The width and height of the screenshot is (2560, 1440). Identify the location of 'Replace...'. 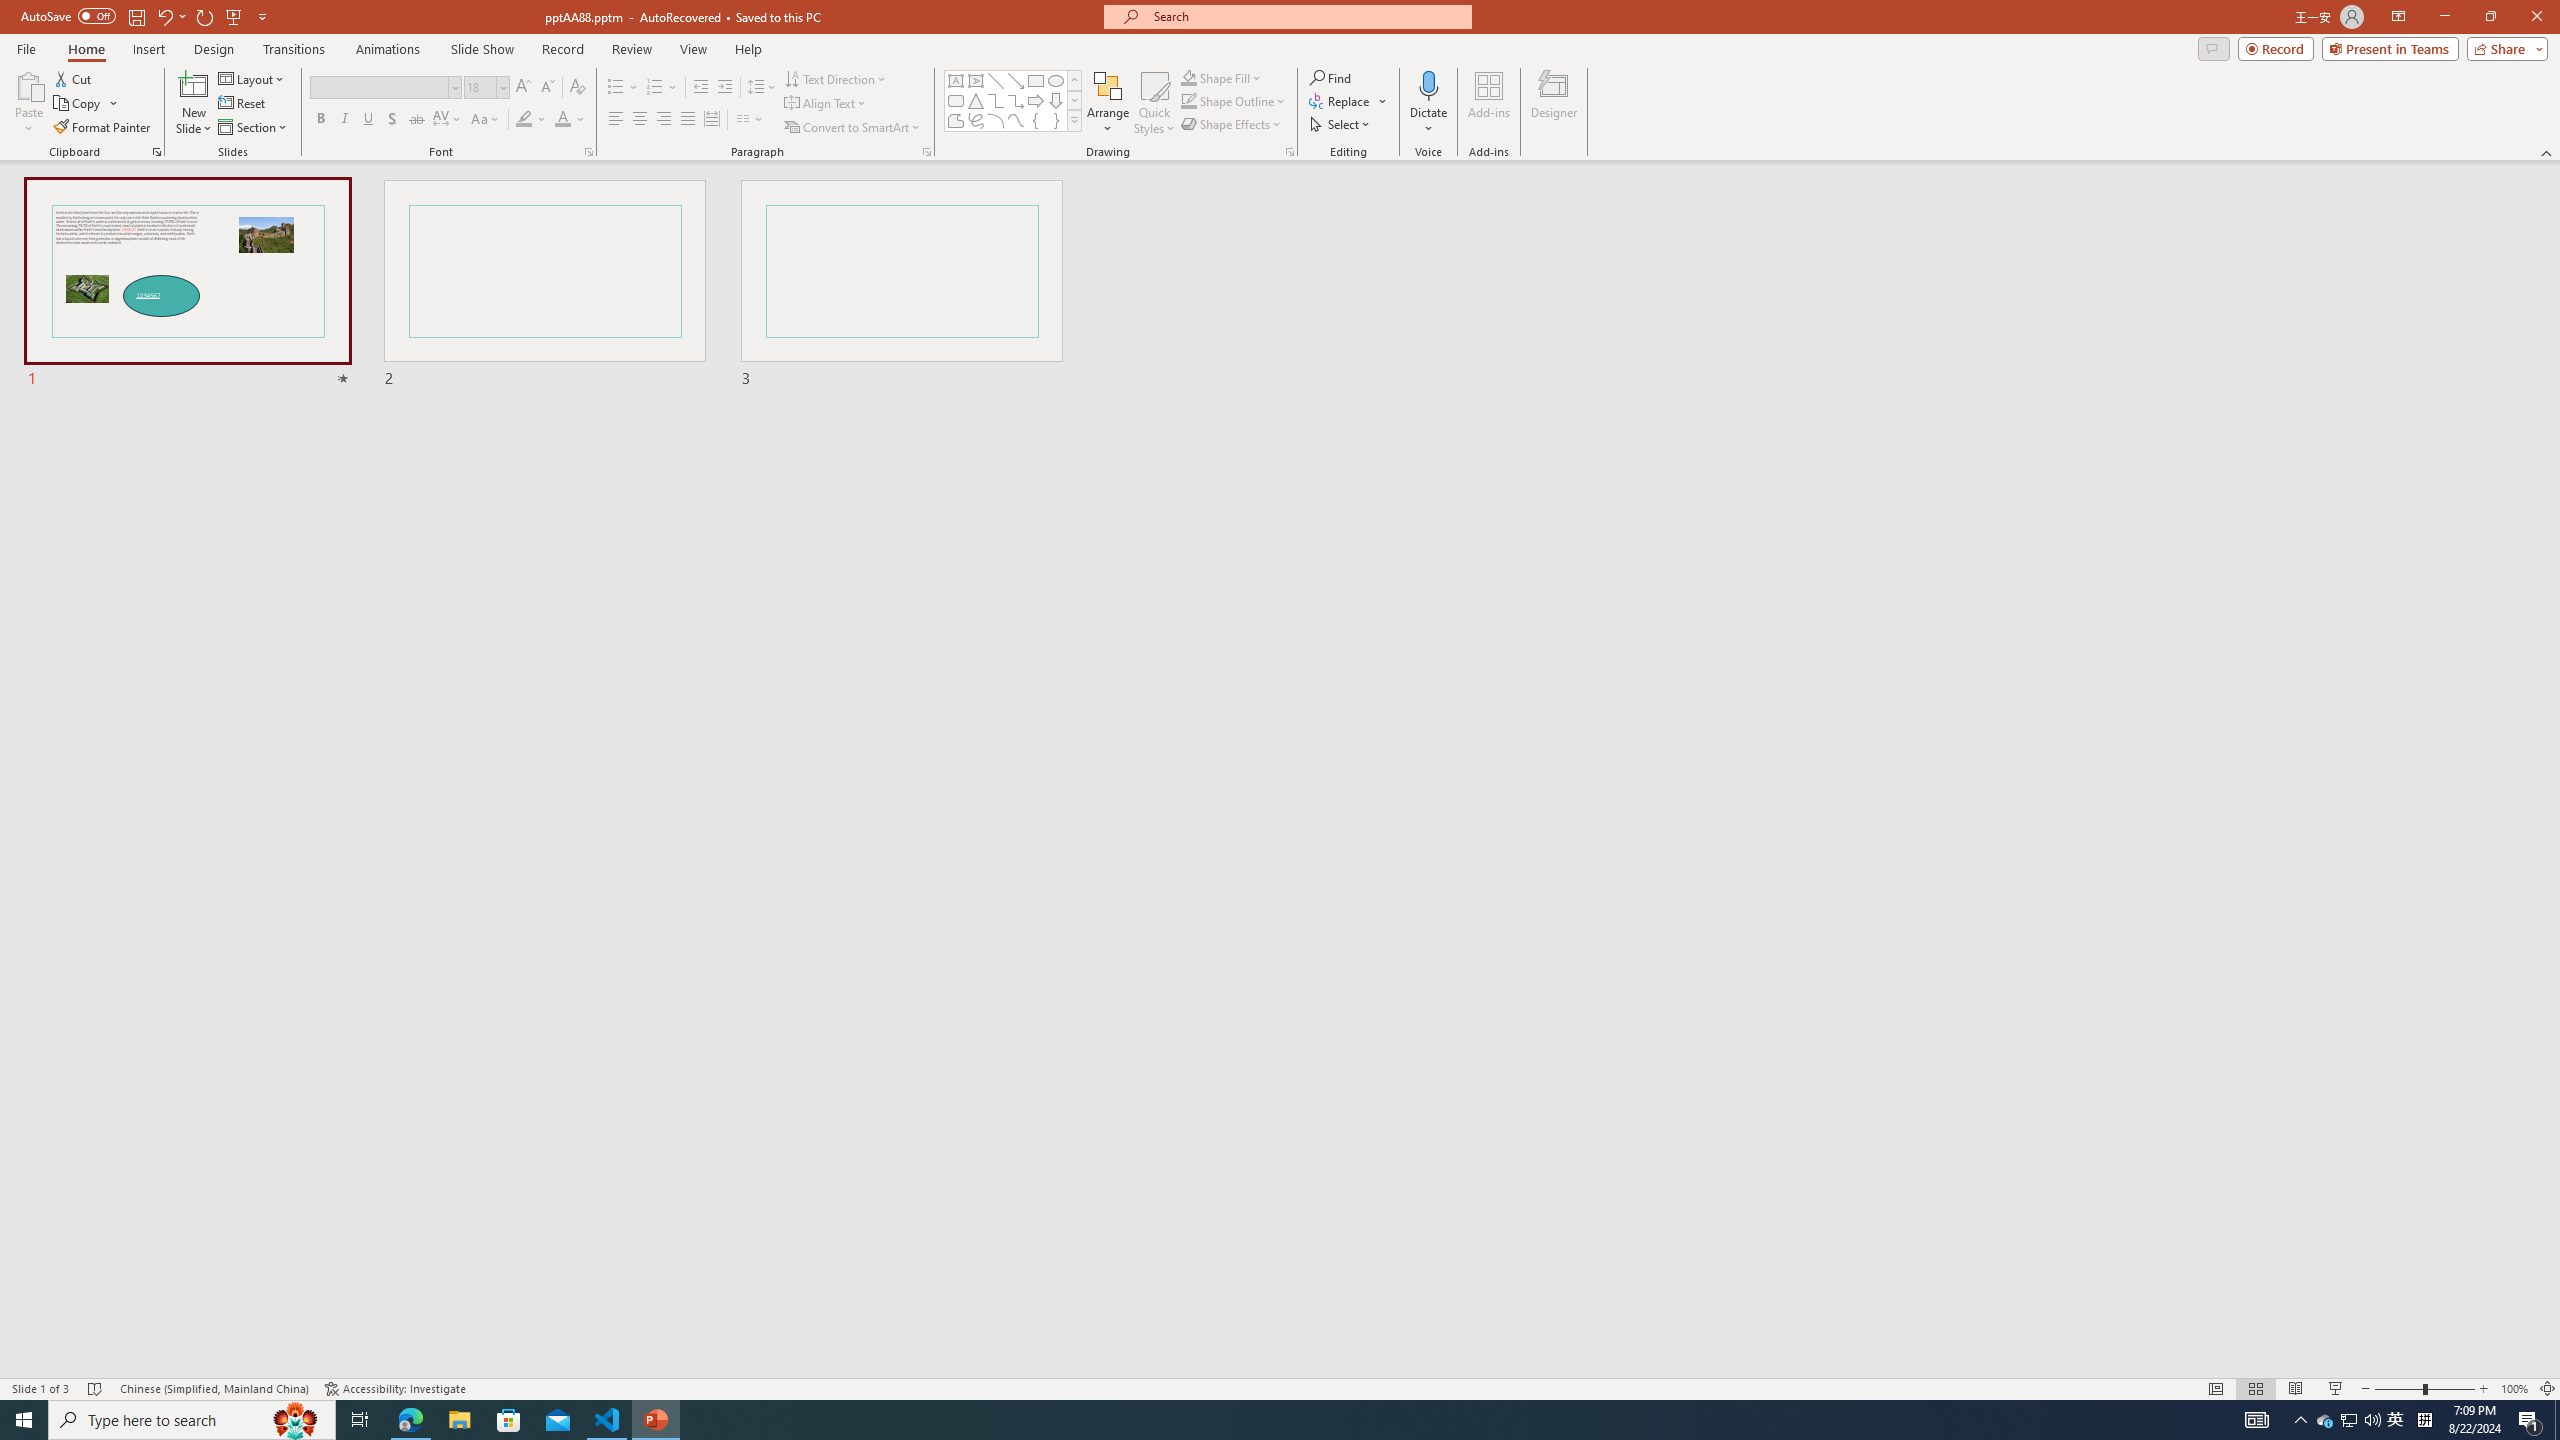
(1341, 99).